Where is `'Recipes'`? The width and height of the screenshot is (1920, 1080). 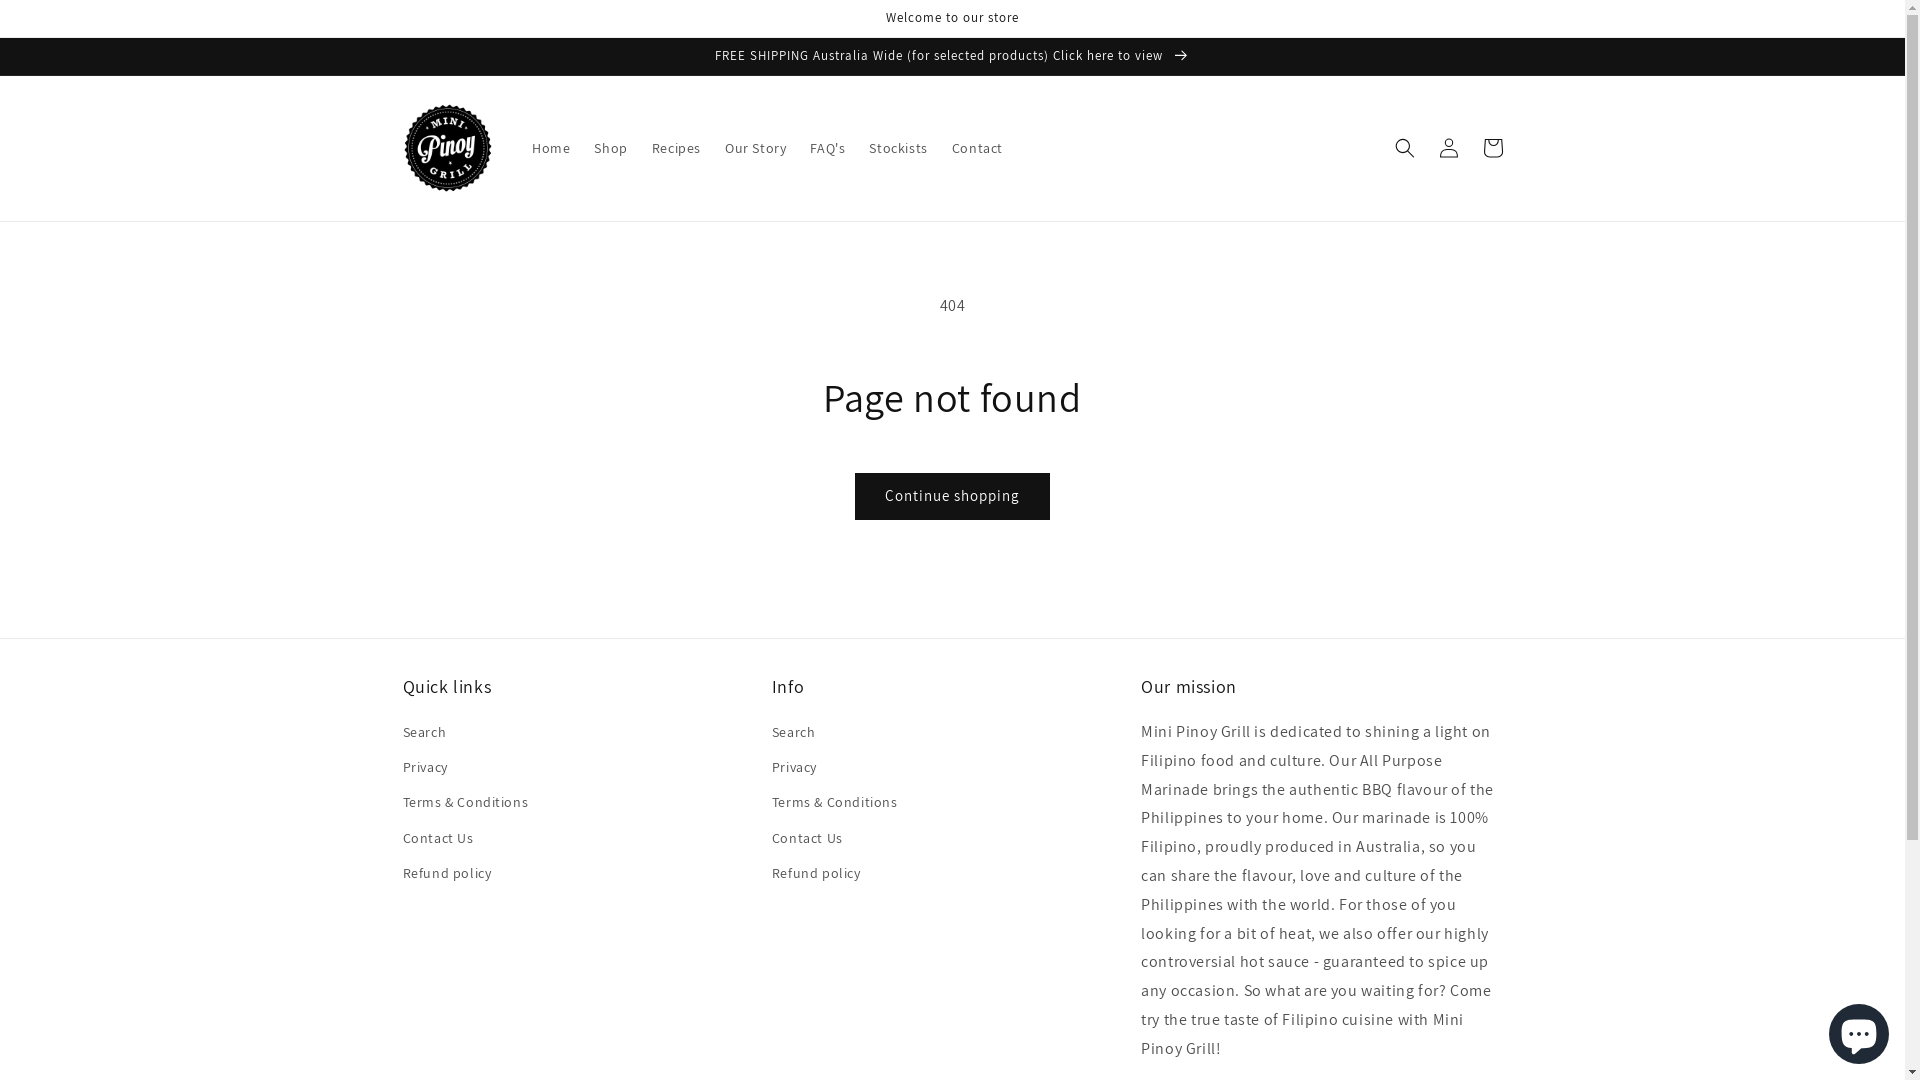 'Recipes' is located at coordinates (638, 146).